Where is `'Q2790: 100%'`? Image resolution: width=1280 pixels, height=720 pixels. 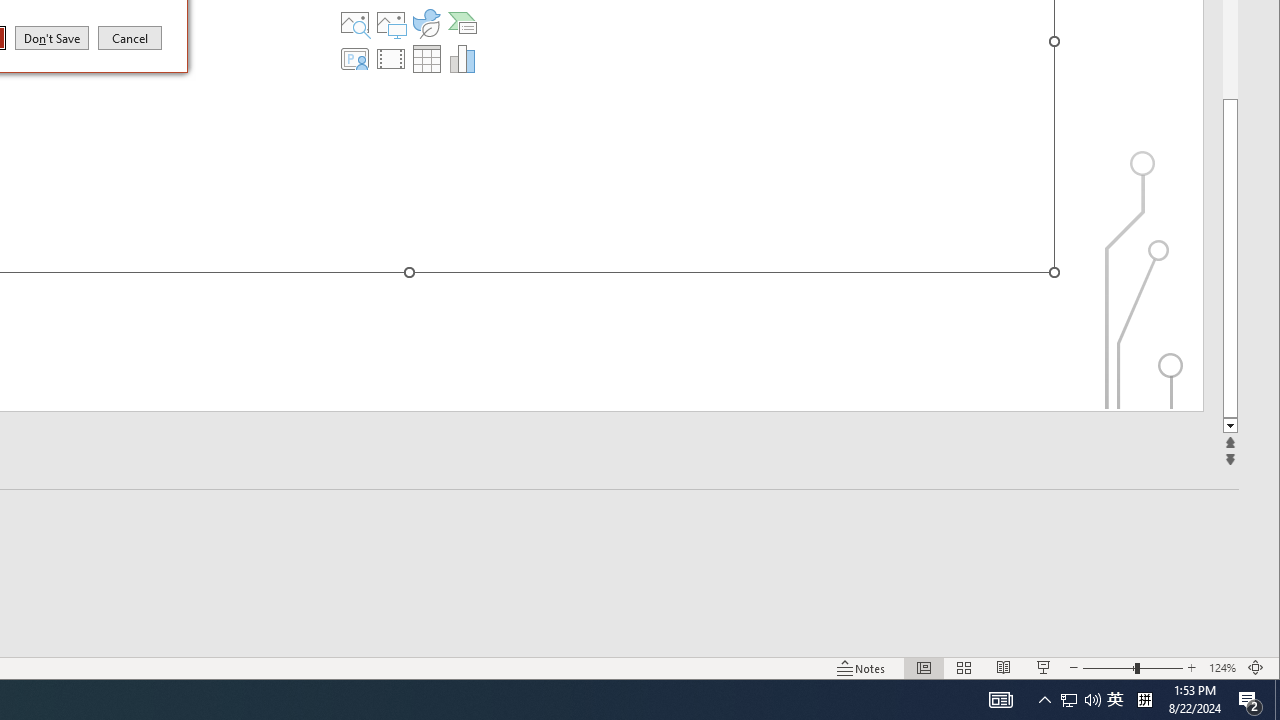
'Q2790: 100%' is located at coordinates (1092, 698).